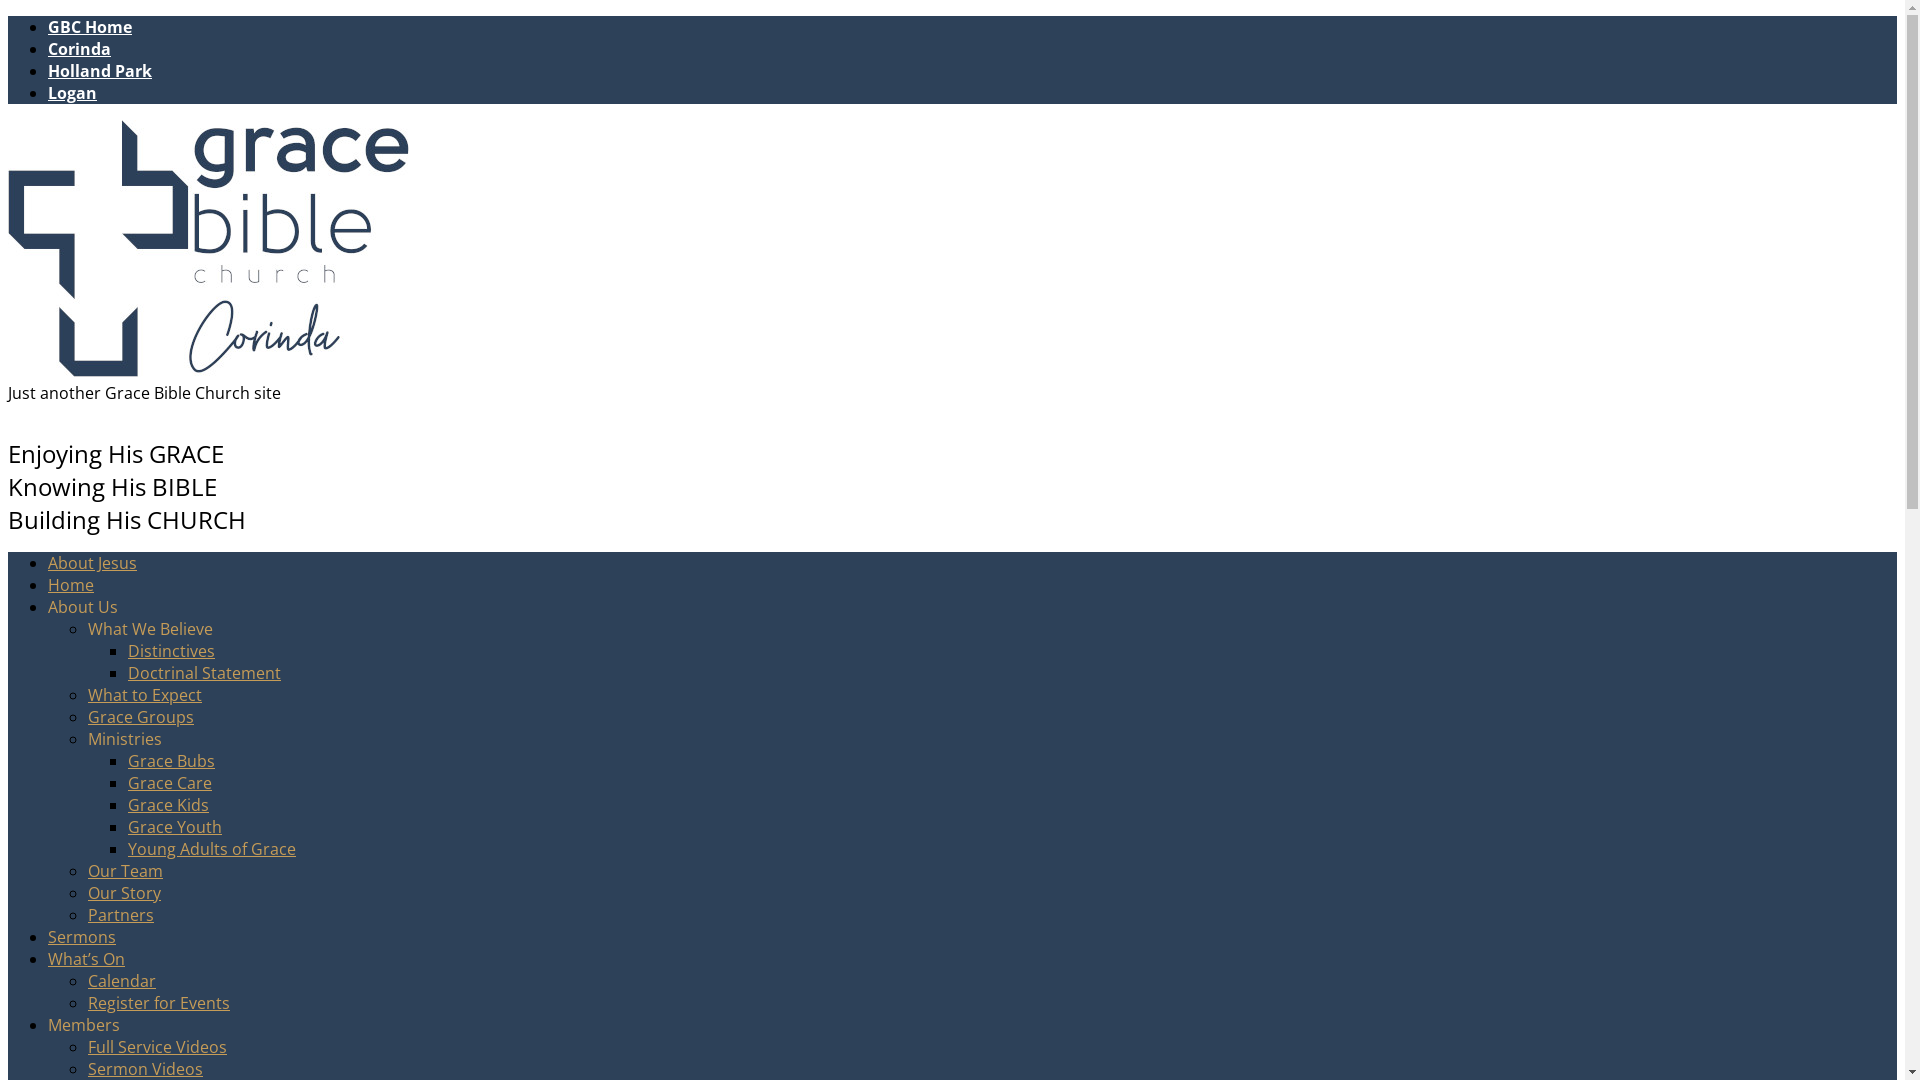  Describe the element at coordinates (120, 979) in the screenshot. I see `'Calendar'` at that location.